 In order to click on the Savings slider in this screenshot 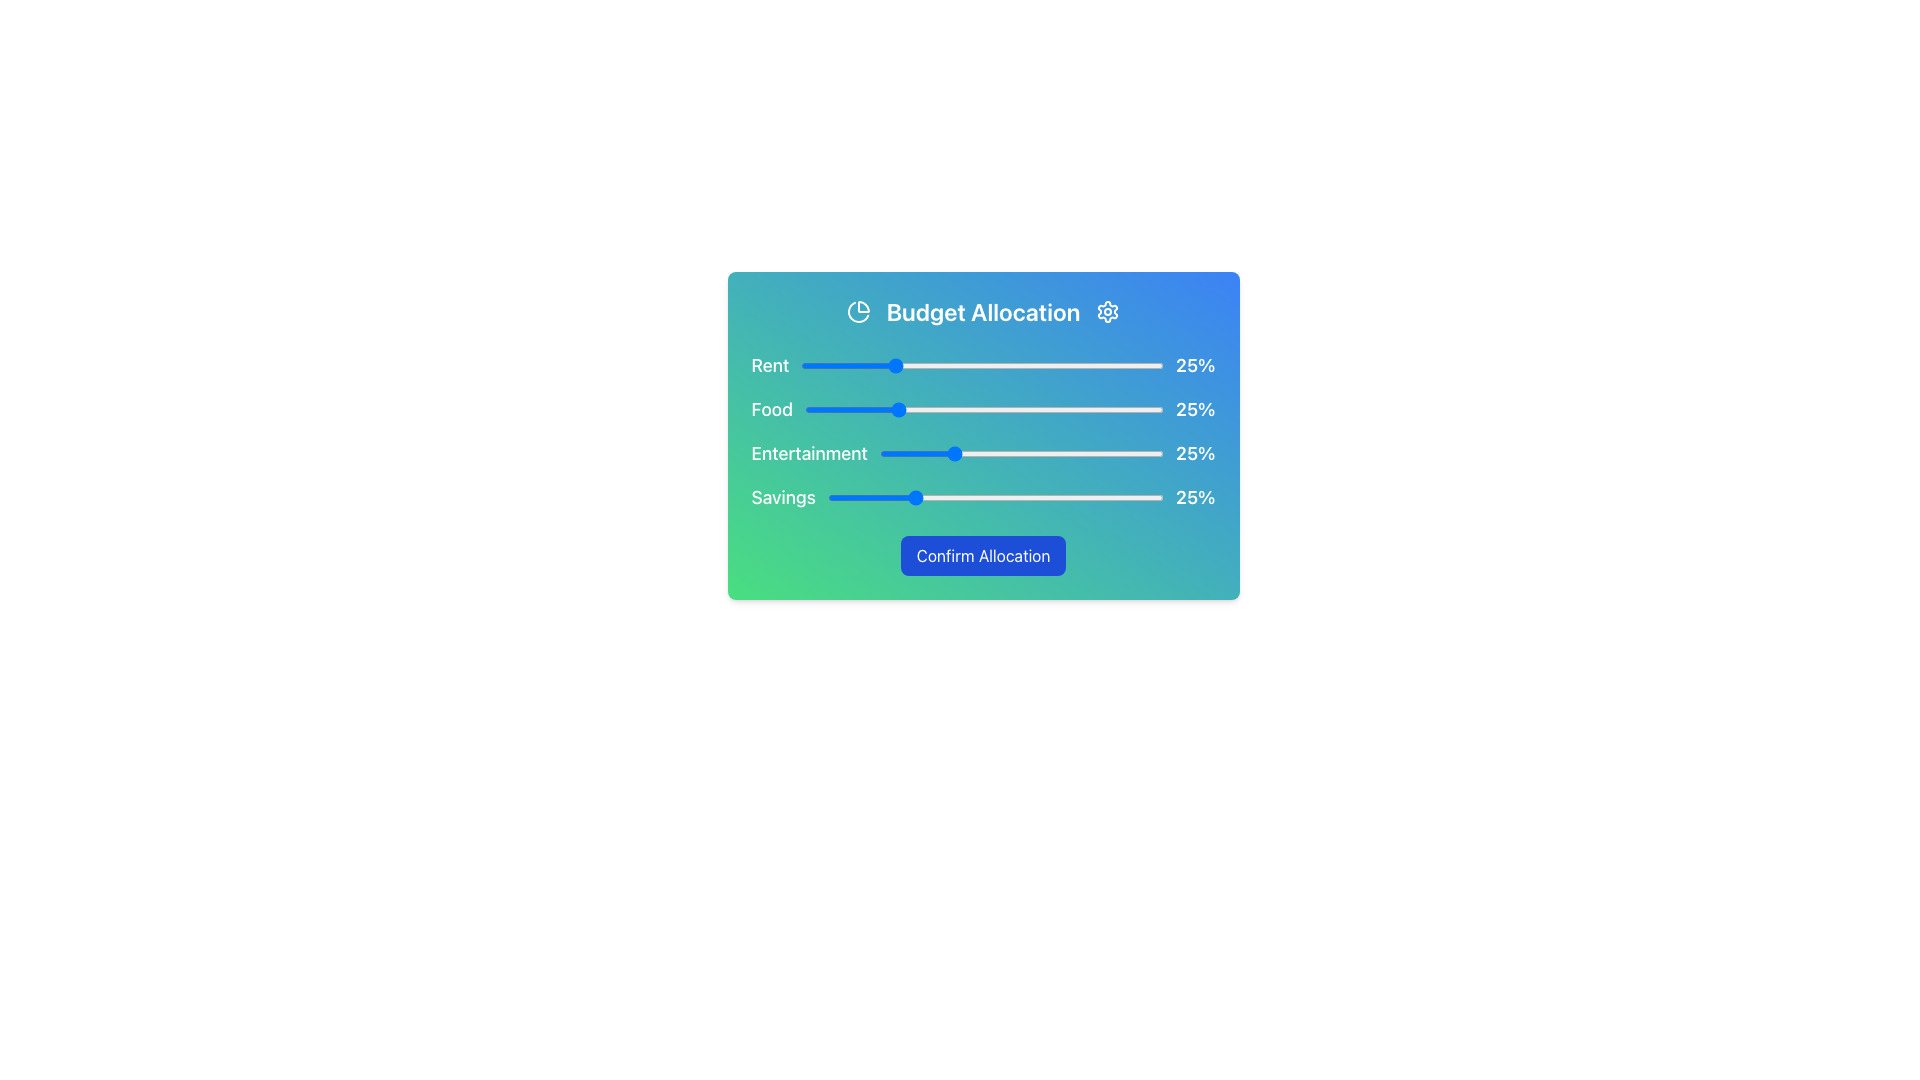, I will do `click(1115, 496)`.